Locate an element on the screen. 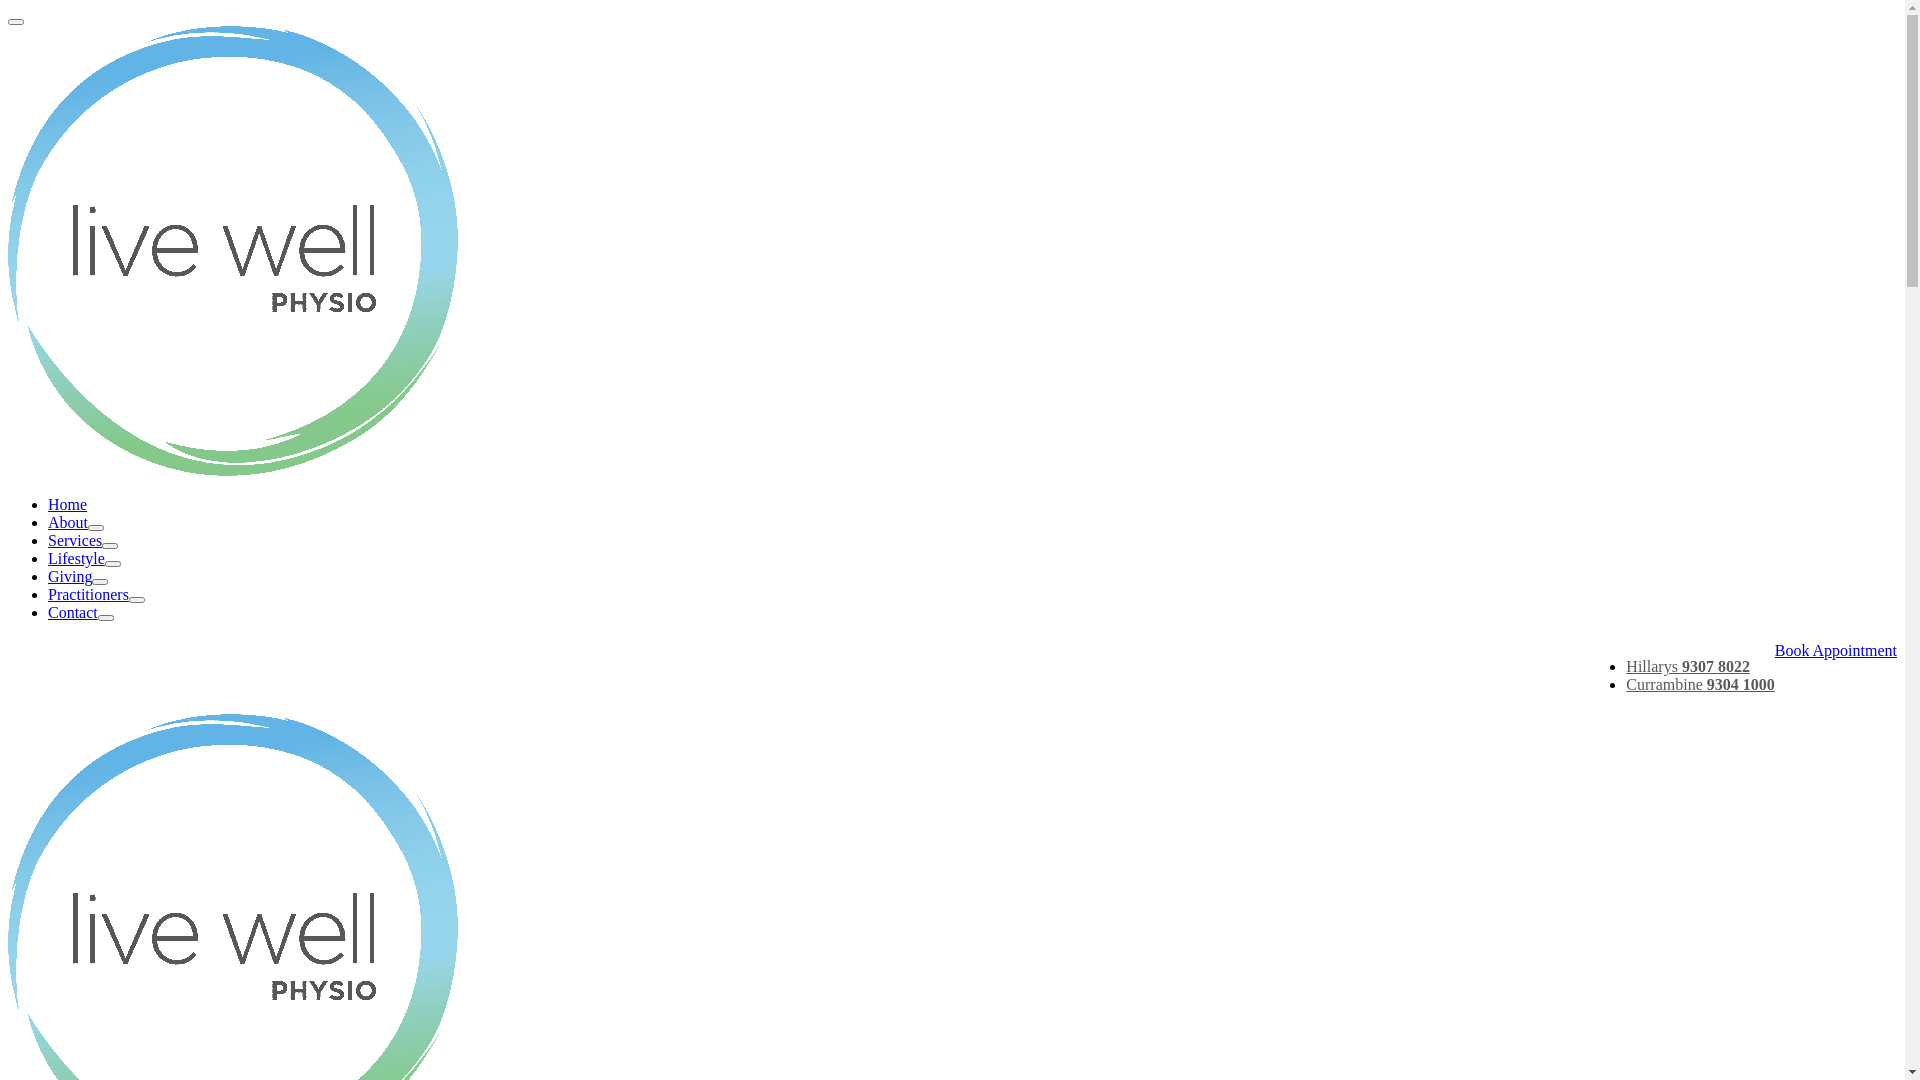 The image size is (1920, 1080). 'Lifestyle' is located at coordinates (83, 558).